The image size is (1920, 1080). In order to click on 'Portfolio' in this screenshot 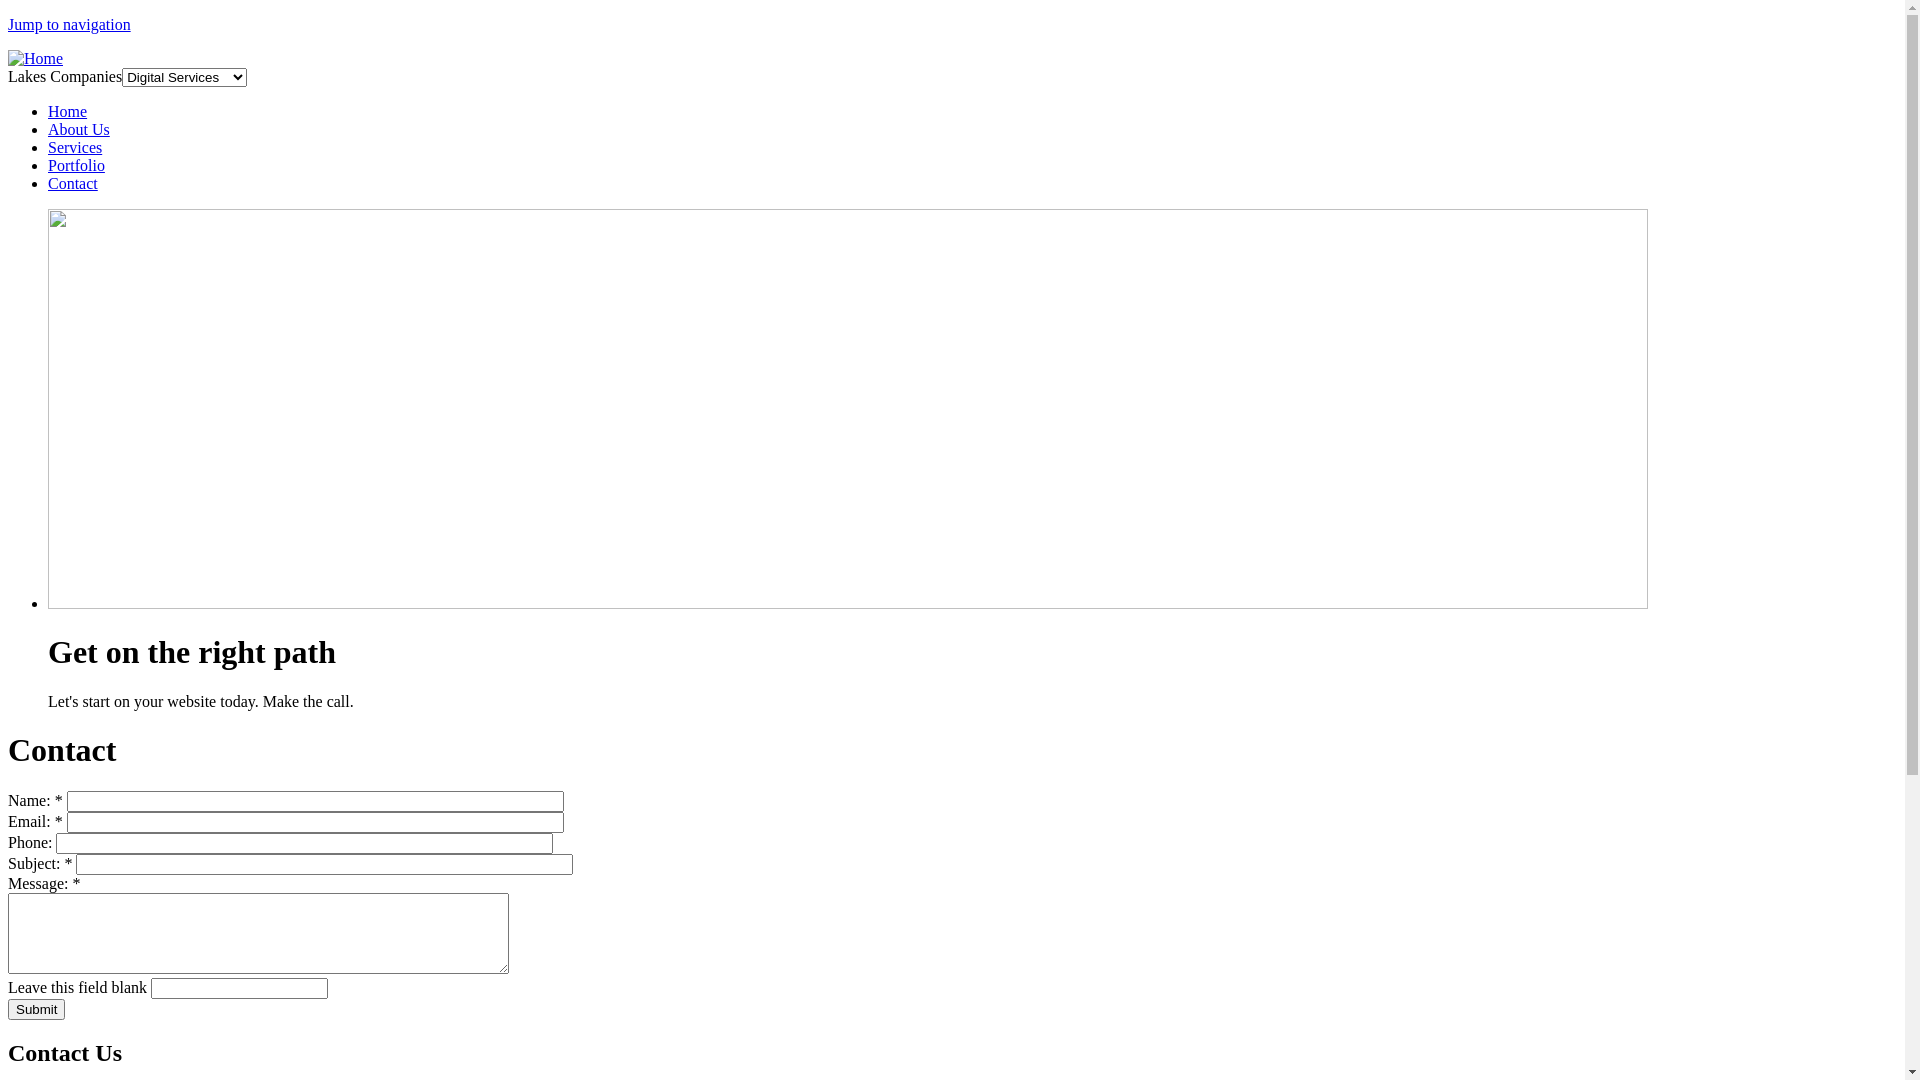, I will do `click(76, 164)`.